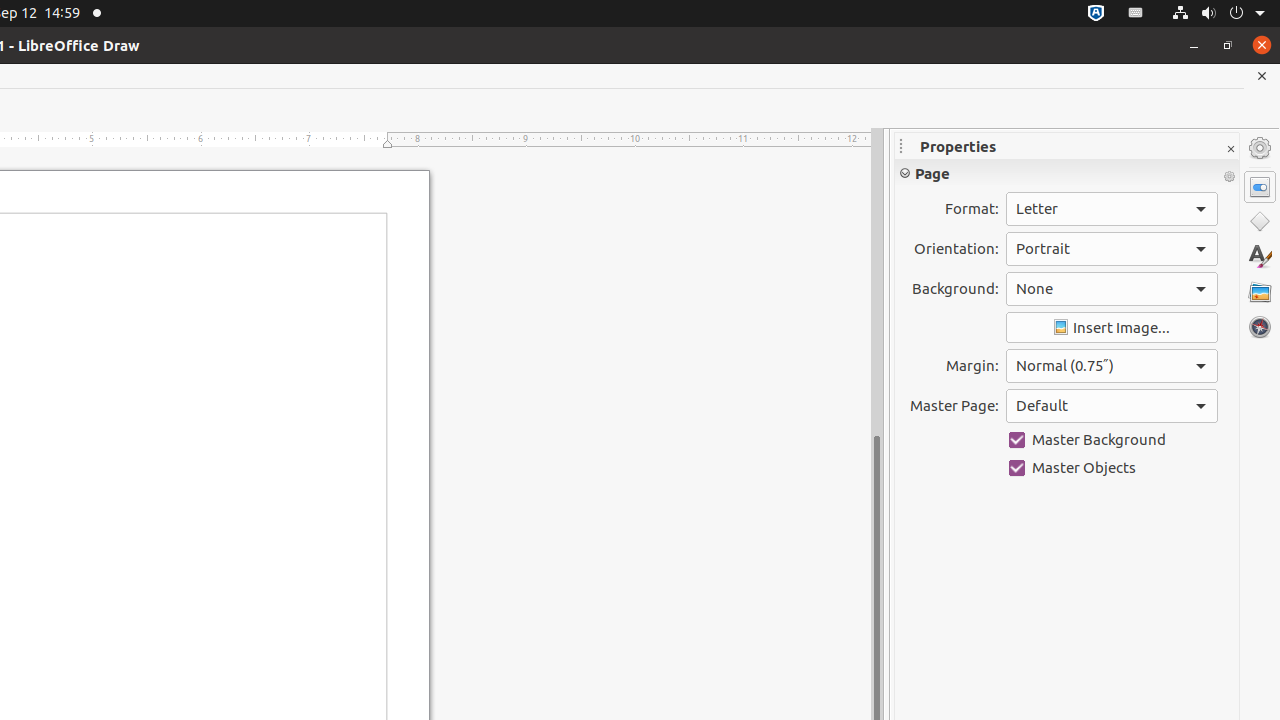 The image size is (1280, 720). Describe the element at coordinates (1094, 13) in the screenshot. I see `':1.72/StatusNotifierItem'` at that location.